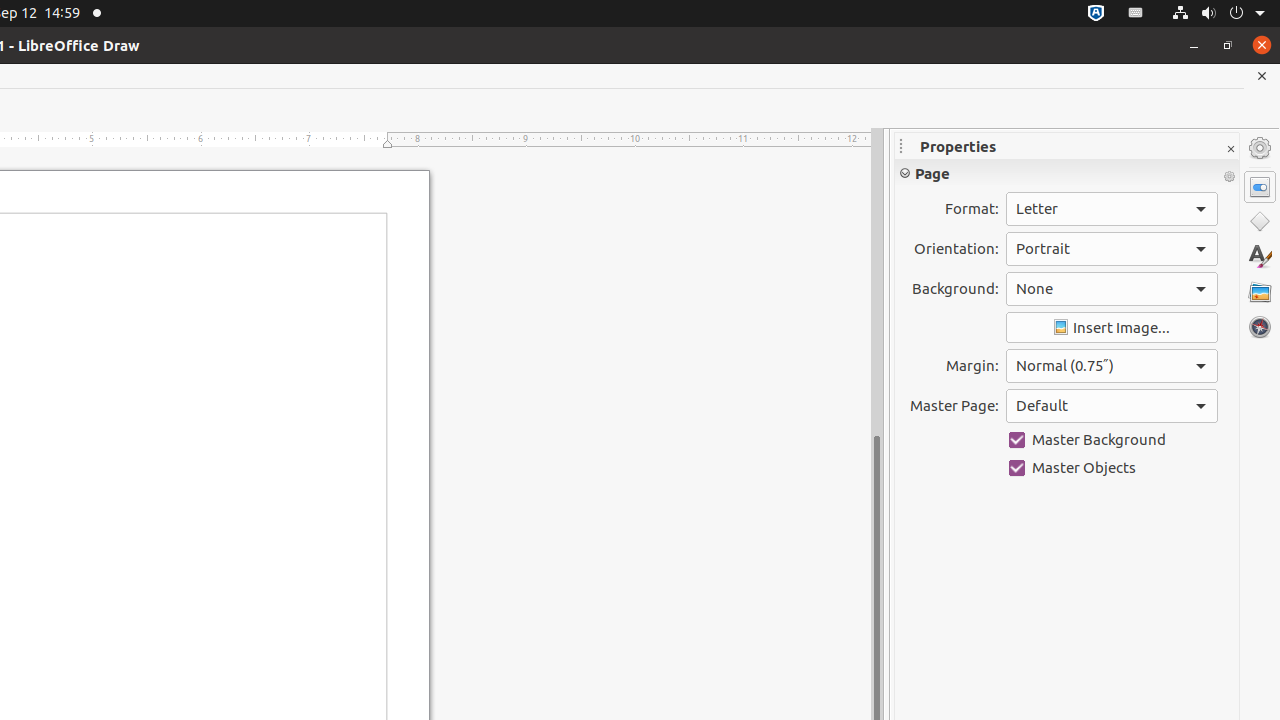 The image size is (1280, 720). Describe the element at coordinates (1094, 13) in the screenshot. I see `':1.72/StatusNotifierItem'` at that location.